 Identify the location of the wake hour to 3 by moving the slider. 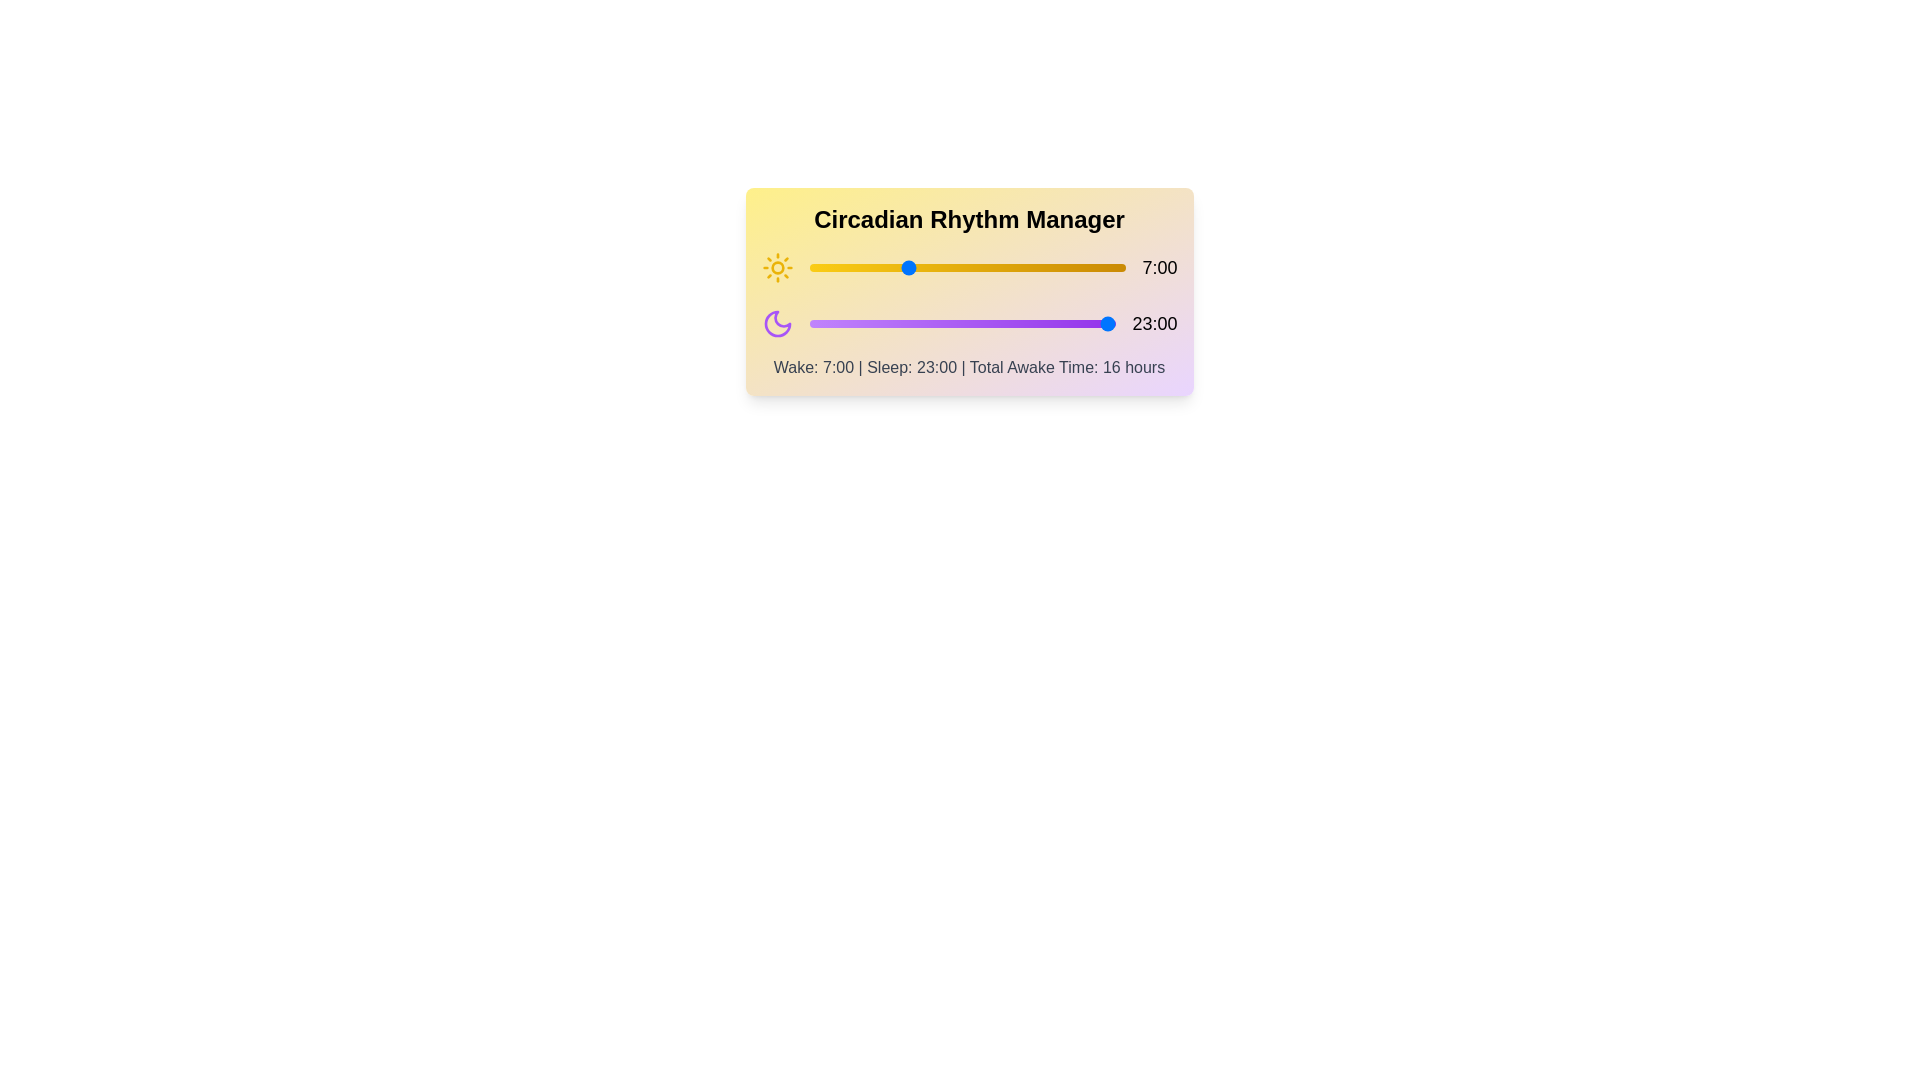
(850, 266).